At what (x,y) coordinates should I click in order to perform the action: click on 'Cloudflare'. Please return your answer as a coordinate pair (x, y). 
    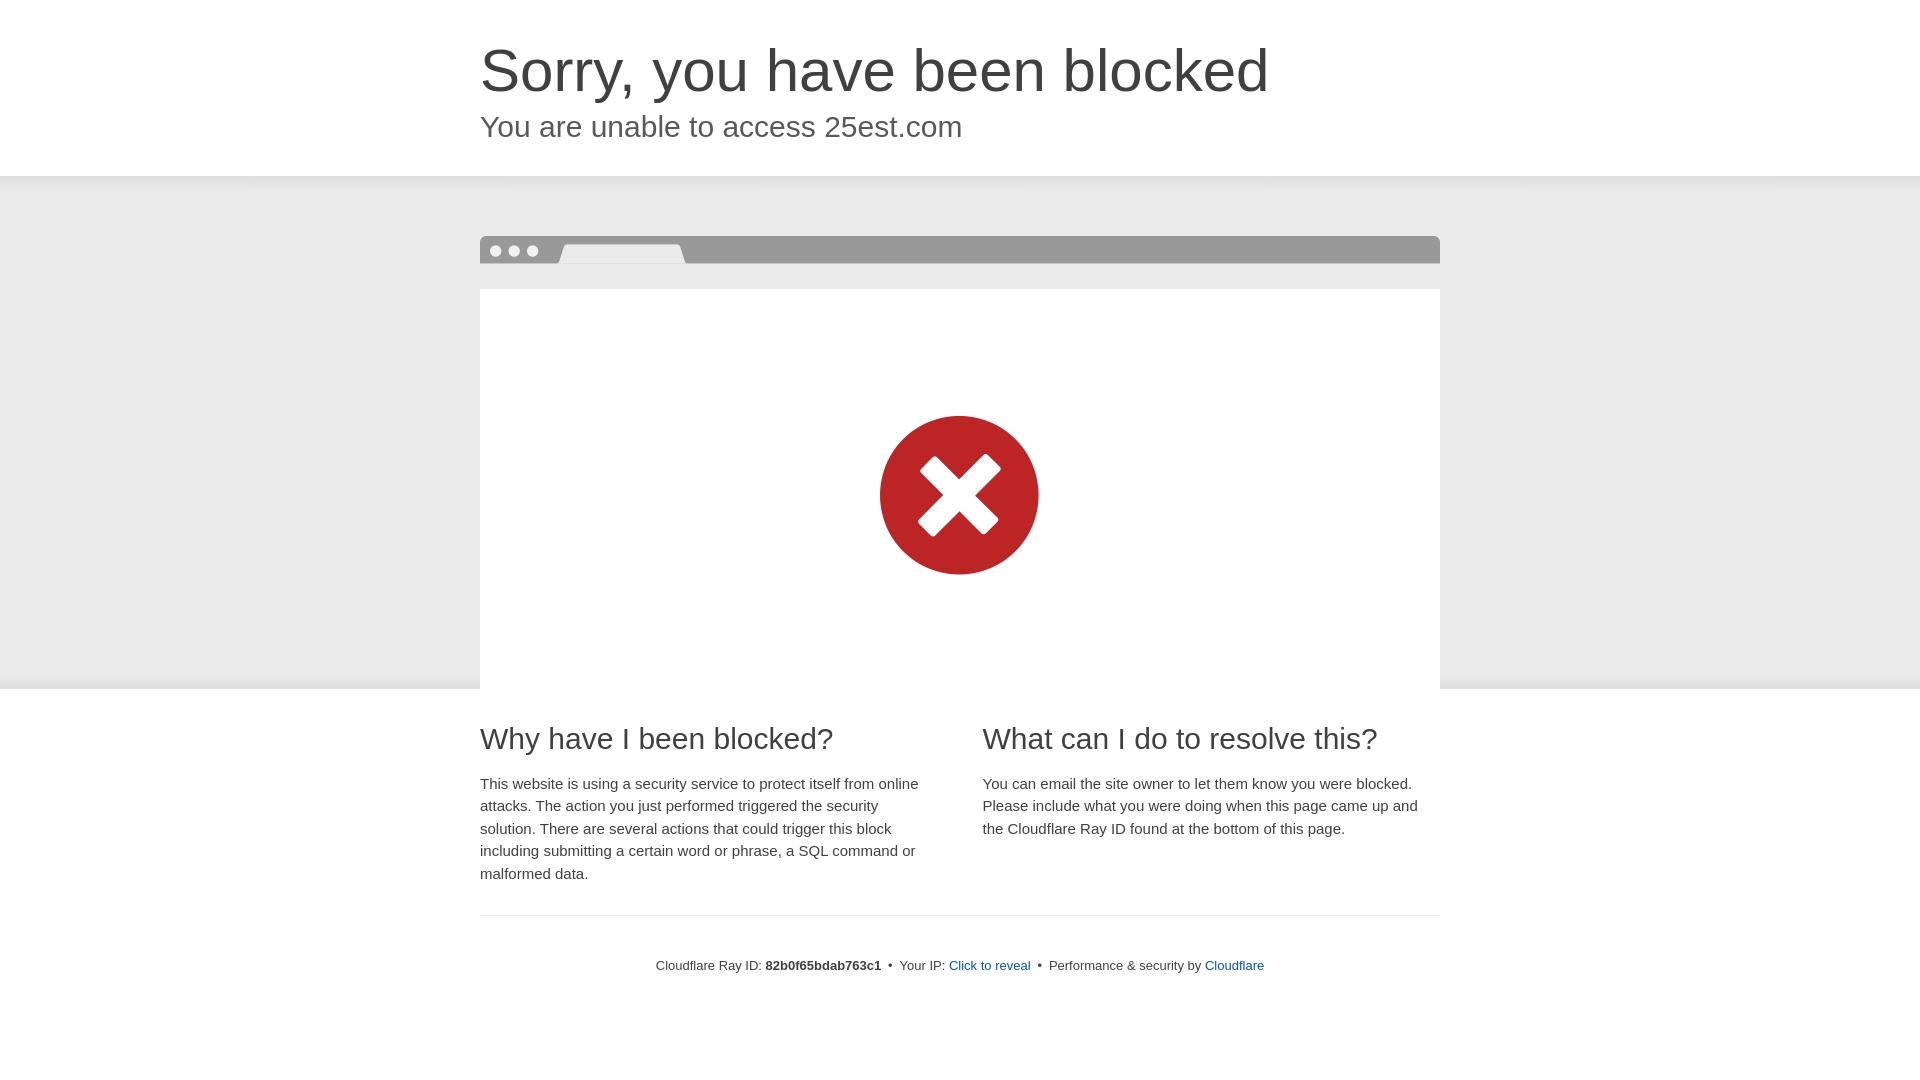
    Looking at the image, I should click on (1233, 964).